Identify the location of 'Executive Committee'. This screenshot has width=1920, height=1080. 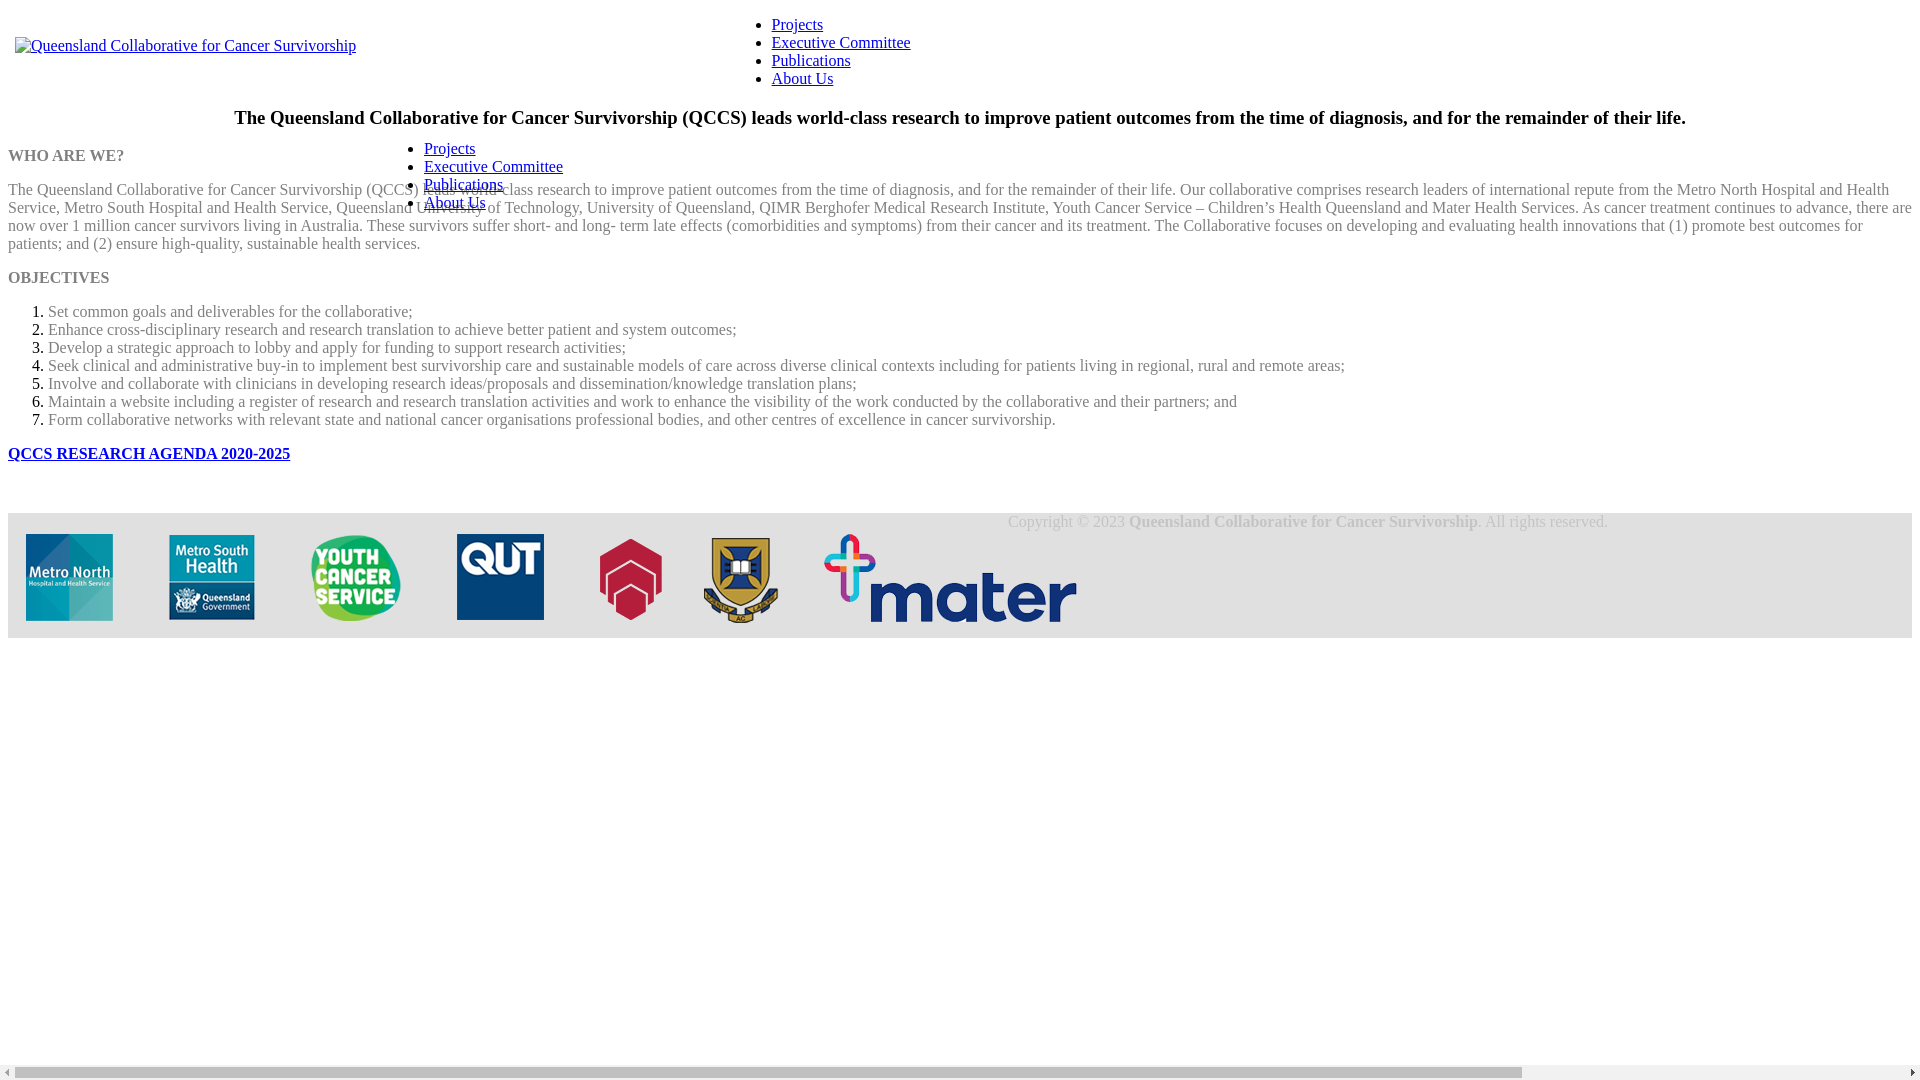
(841, 42).